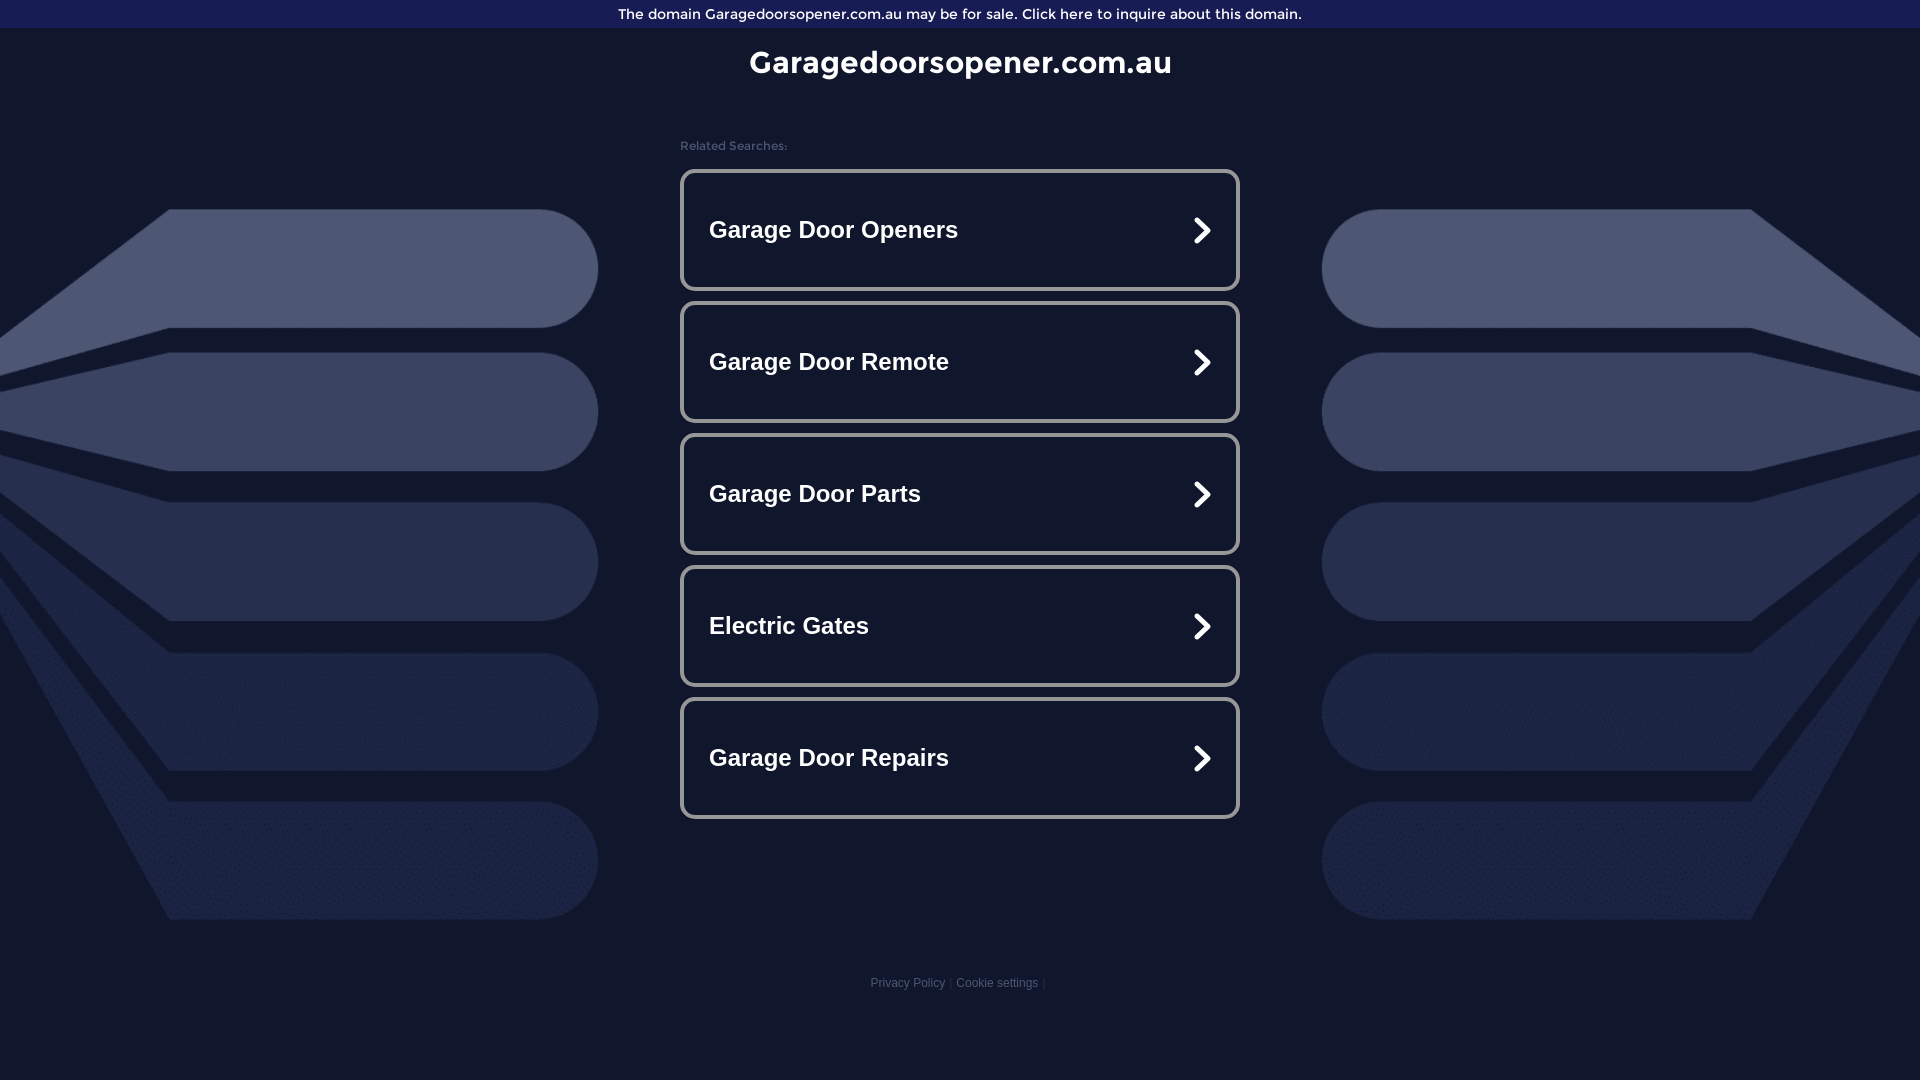 Image resolution: width=1920 pixels, height=1080 pixels. Describe the element at coordinates (906, 982) in the screenshot. I see `'Privacy Policy'` at that location.